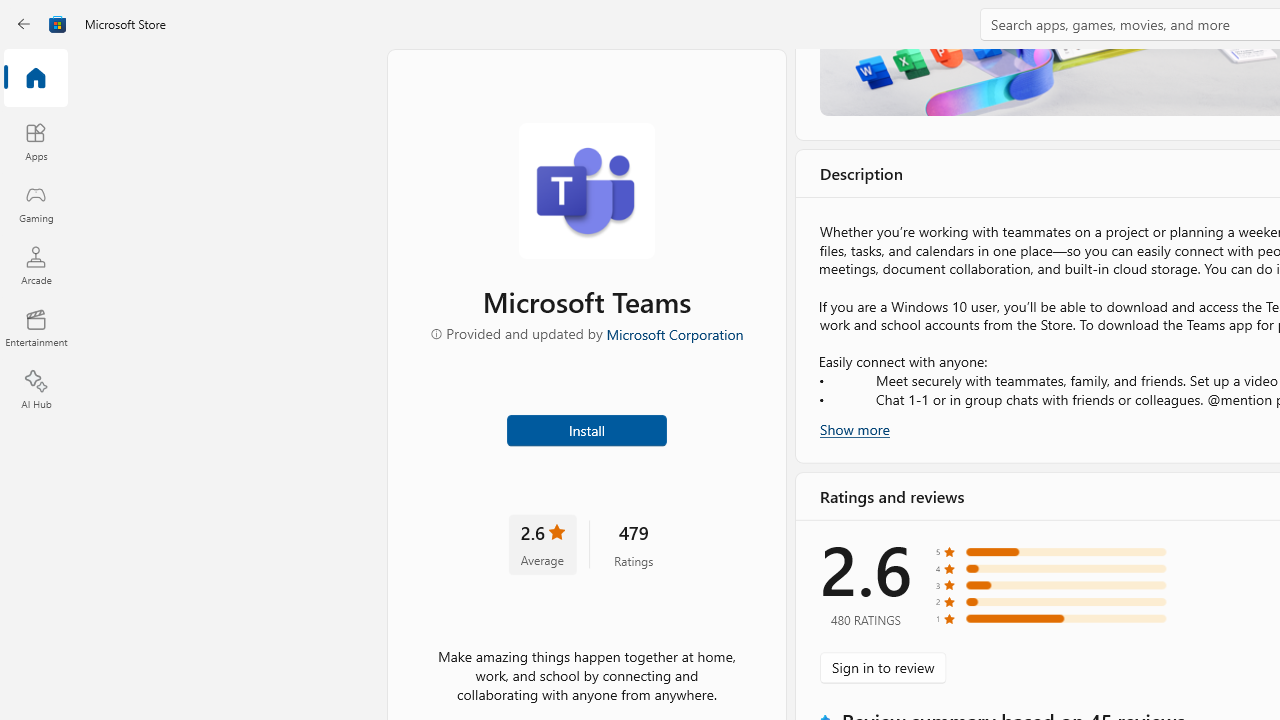  I want to click on 'Show more', so click(855, 427).